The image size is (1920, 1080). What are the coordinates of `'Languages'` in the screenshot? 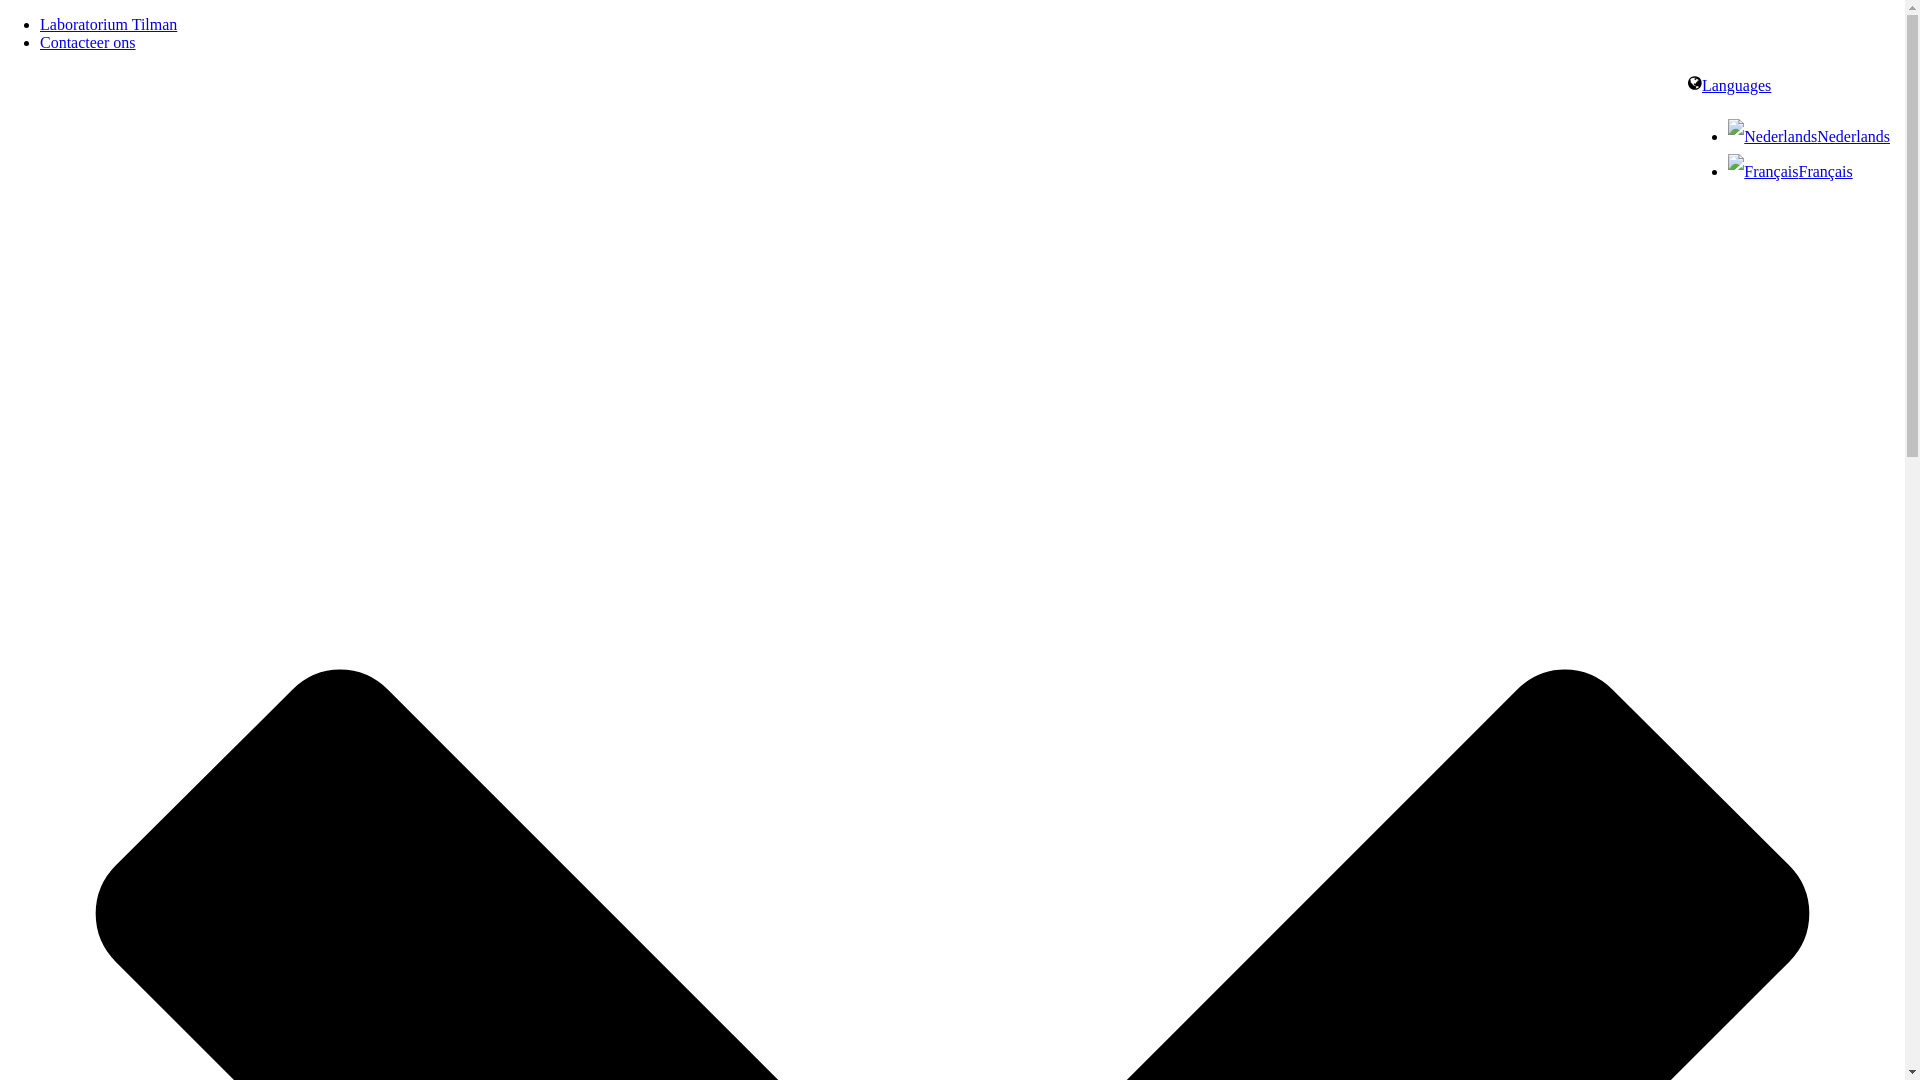 It's located at (1728, 84).